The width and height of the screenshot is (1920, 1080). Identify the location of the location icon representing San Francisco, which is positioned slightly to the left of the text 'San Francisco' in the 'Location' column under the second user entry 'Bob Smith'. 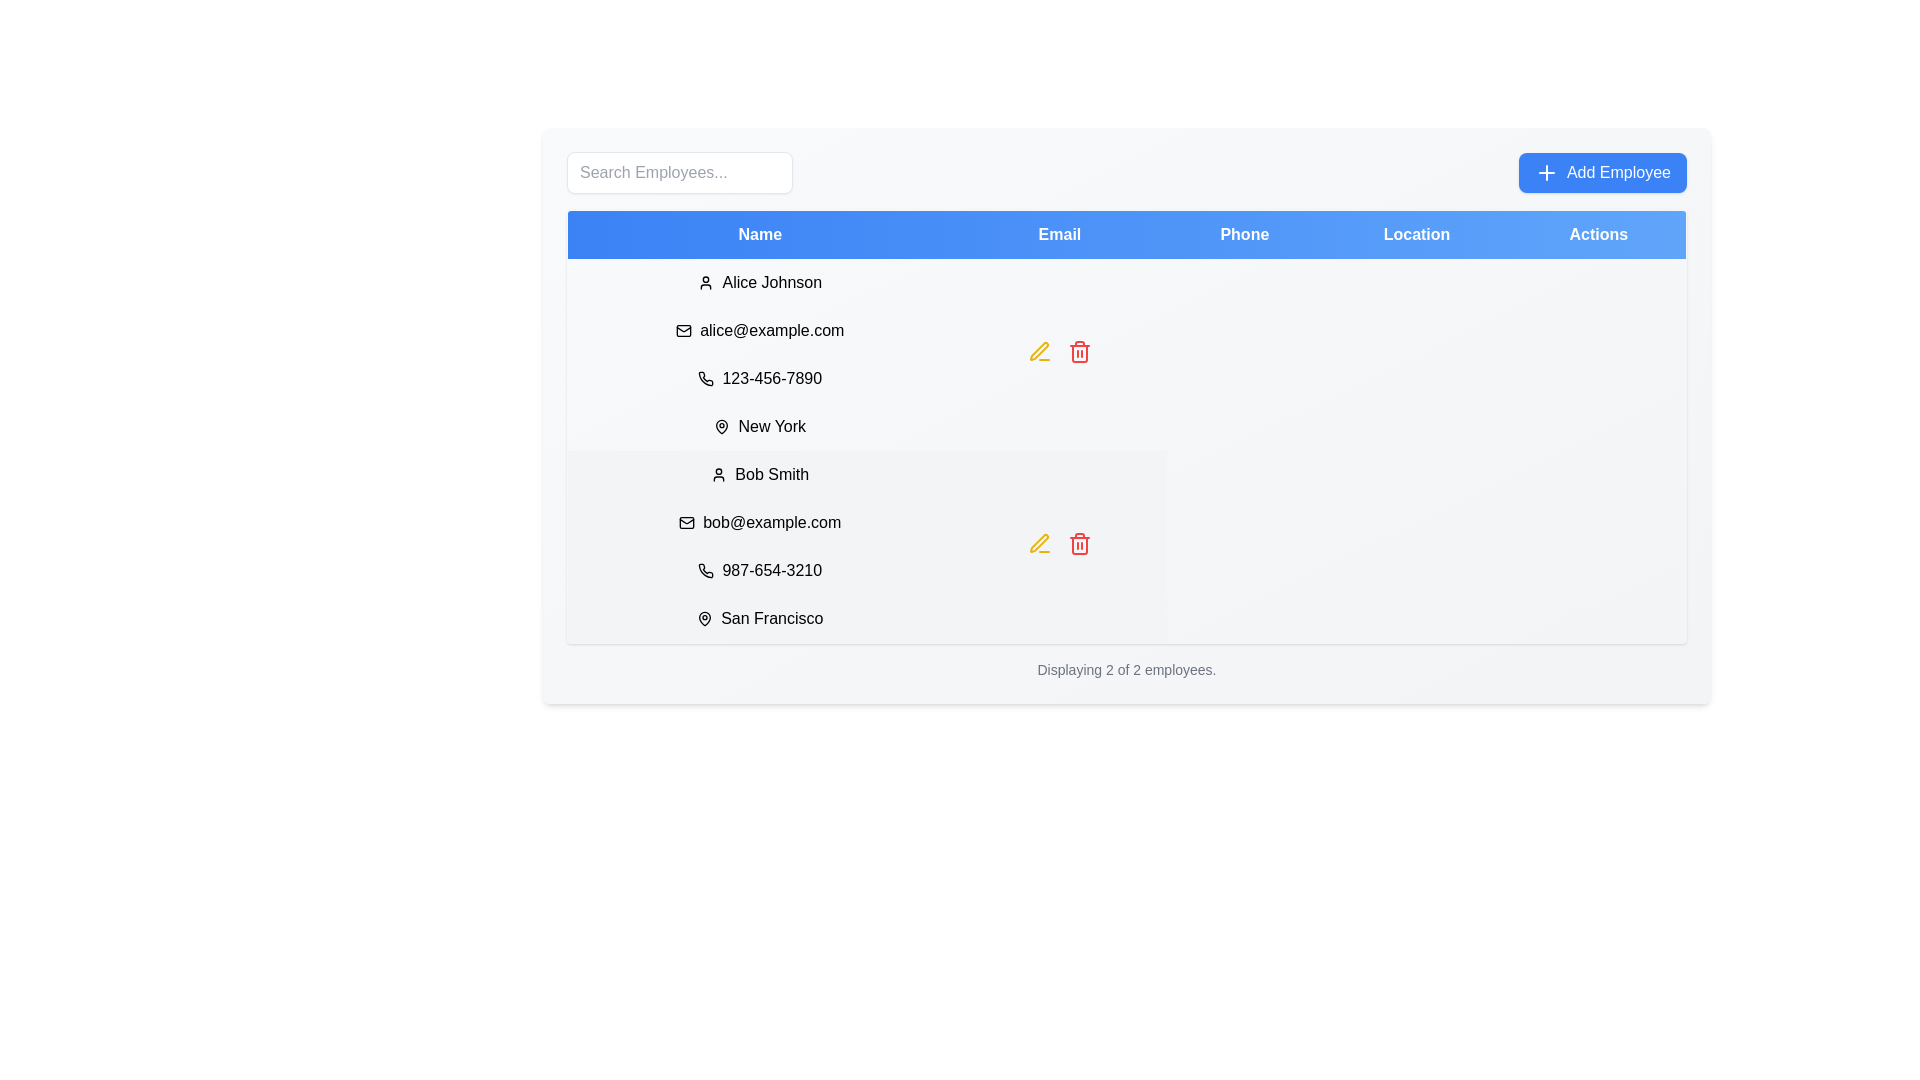
(705, 617).